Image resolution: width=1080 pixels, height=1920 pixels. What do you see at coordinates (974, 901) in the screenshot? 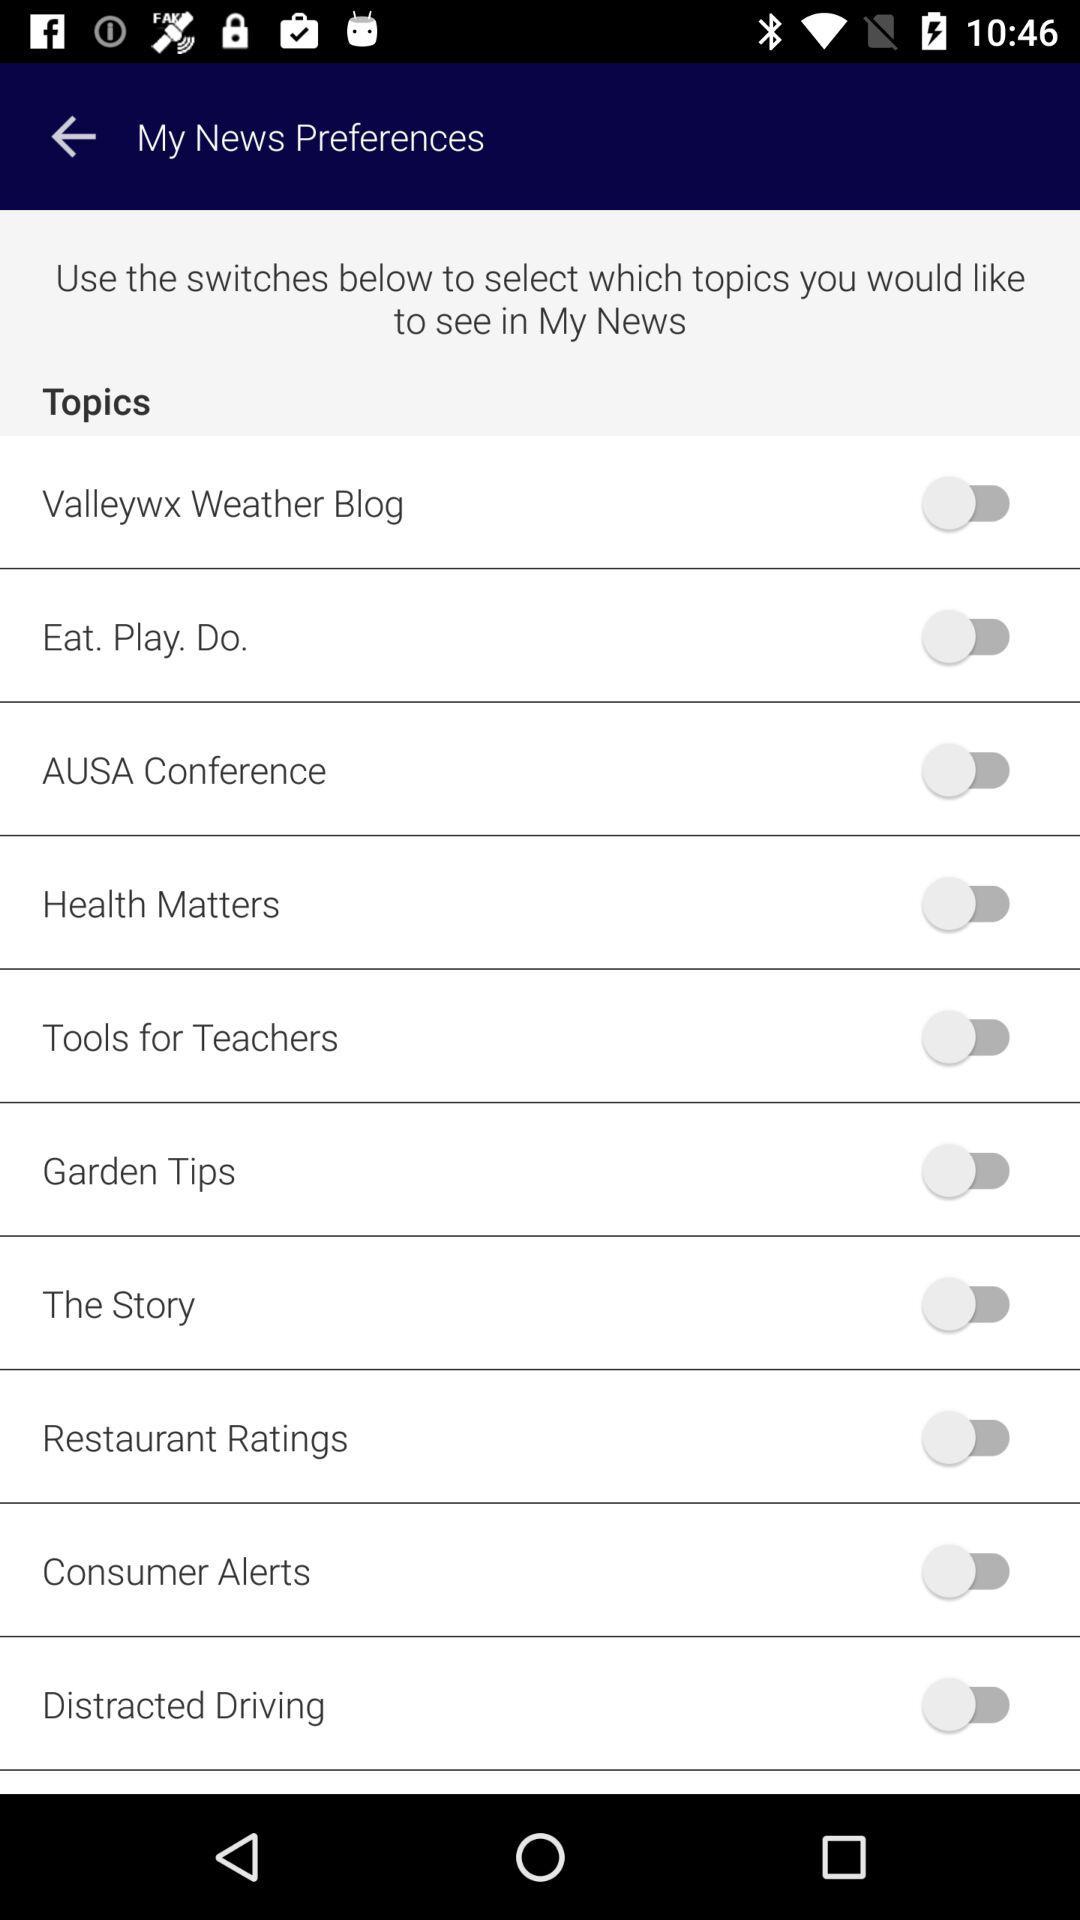
I see `turn preference on and off` at bounding box center [974, 901].